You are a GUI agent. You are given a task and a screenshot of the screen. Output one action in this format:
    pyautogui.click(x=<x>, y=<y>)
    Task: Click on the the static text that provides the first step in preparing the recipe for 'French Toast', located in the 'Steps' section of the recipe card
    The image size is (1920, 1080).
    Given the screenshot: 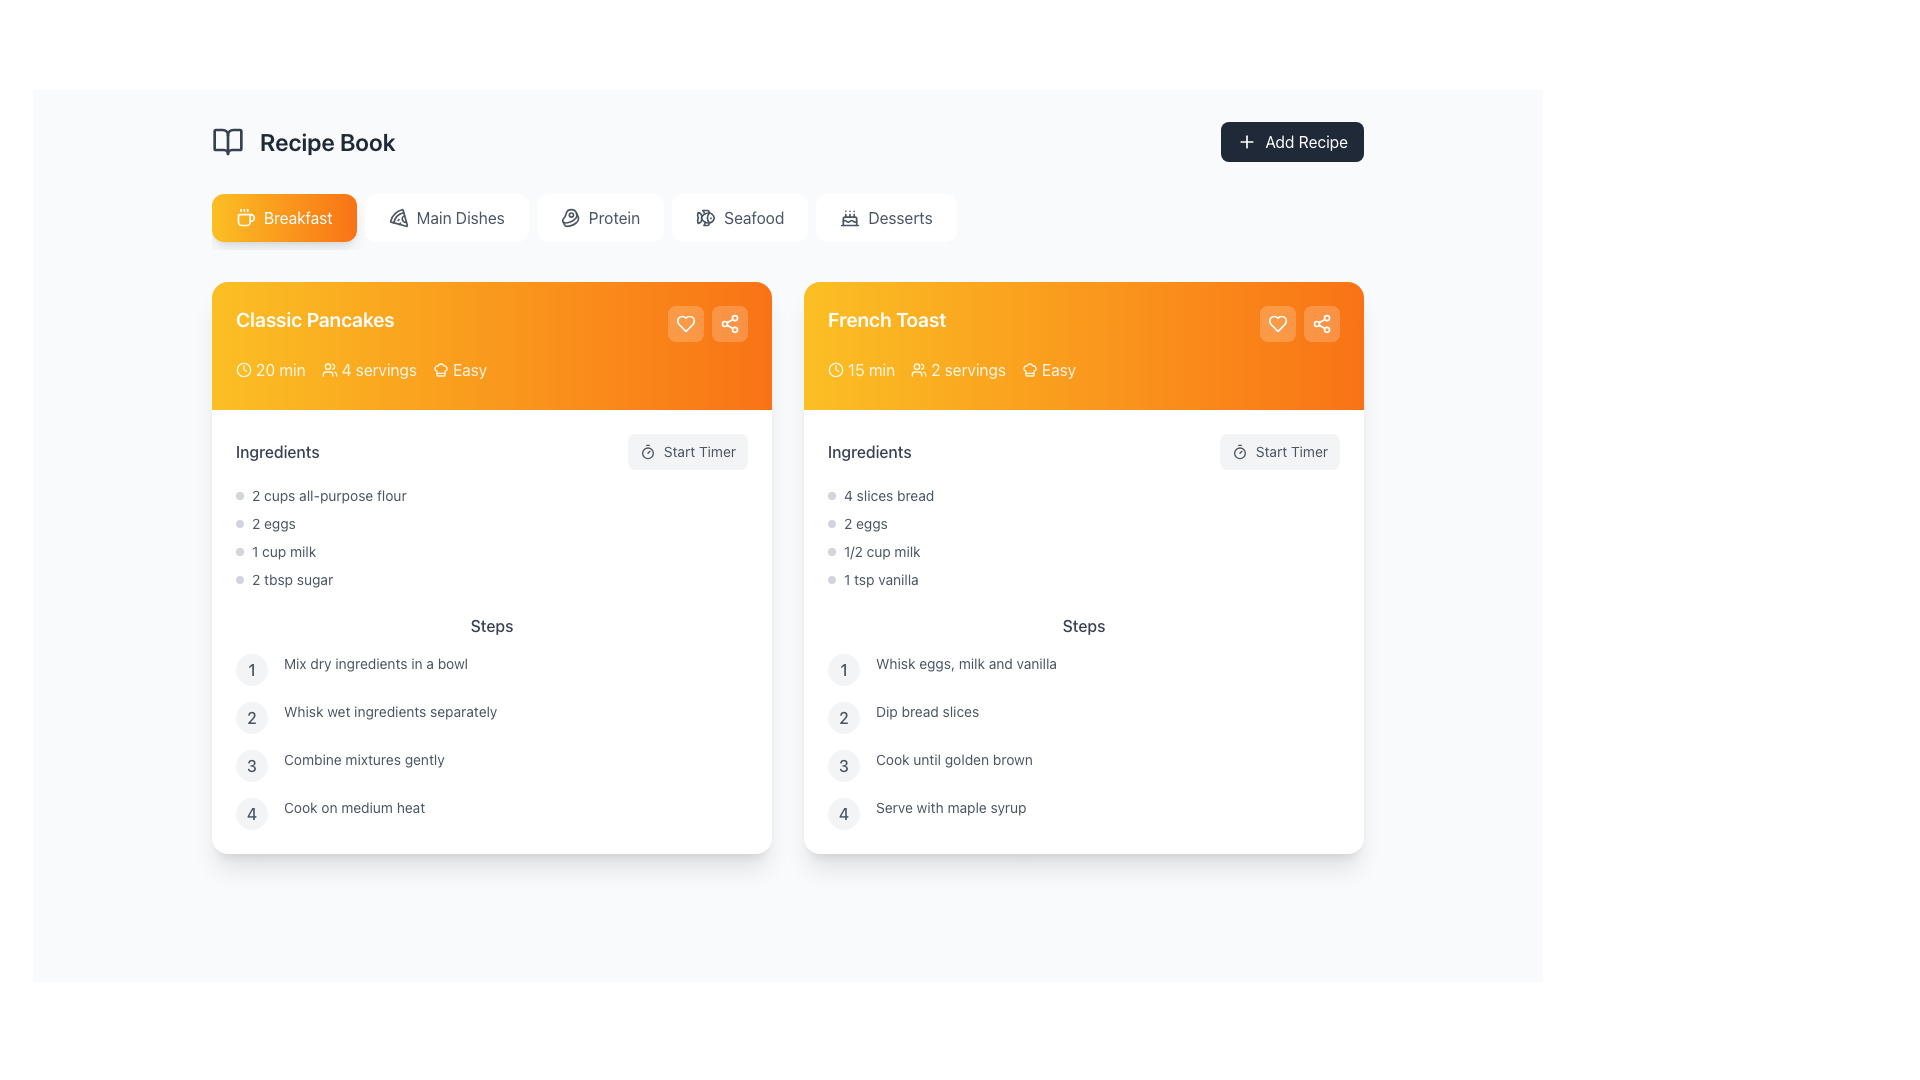 What is the action you would take?
    pyautogui.click(x=966, y=670)
    